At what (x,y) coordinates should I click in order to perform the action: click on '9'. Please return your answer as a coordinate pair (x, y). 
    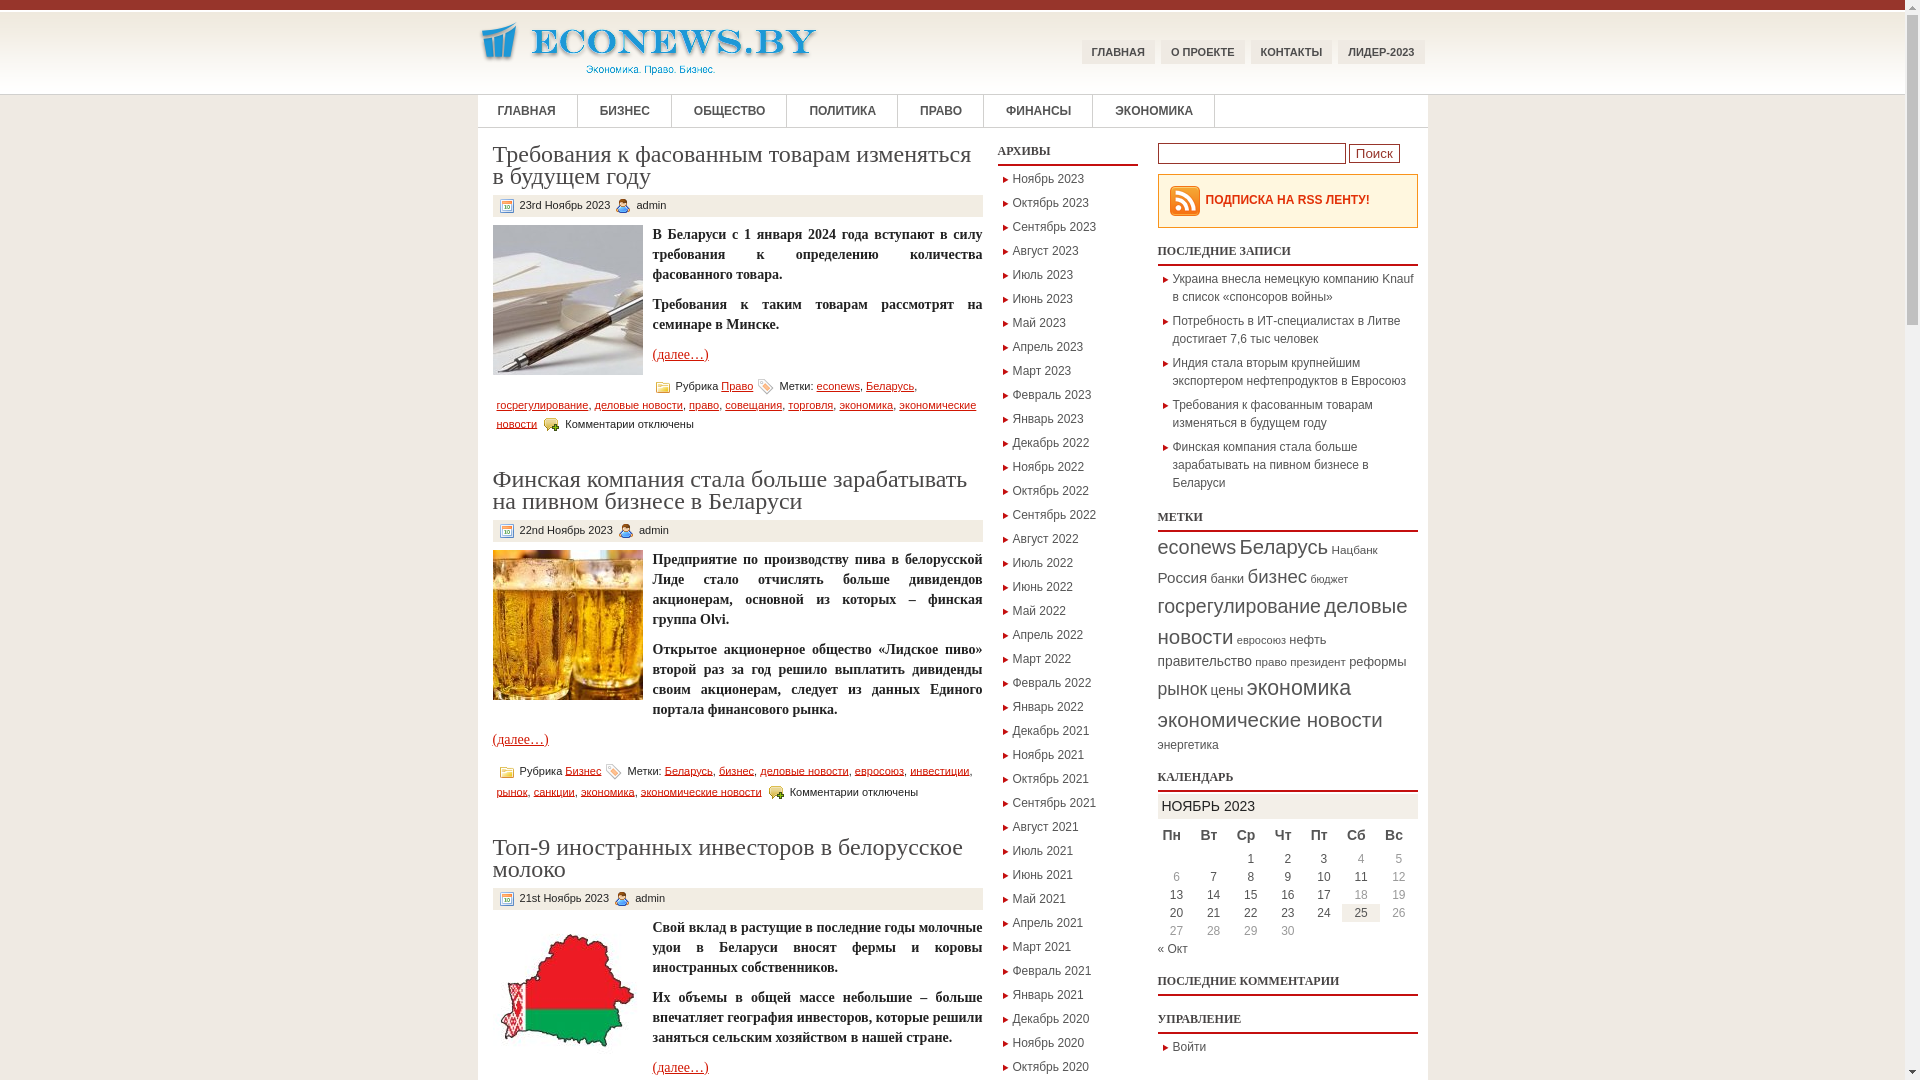
    Looking at the image, I should click on (1283, 875).